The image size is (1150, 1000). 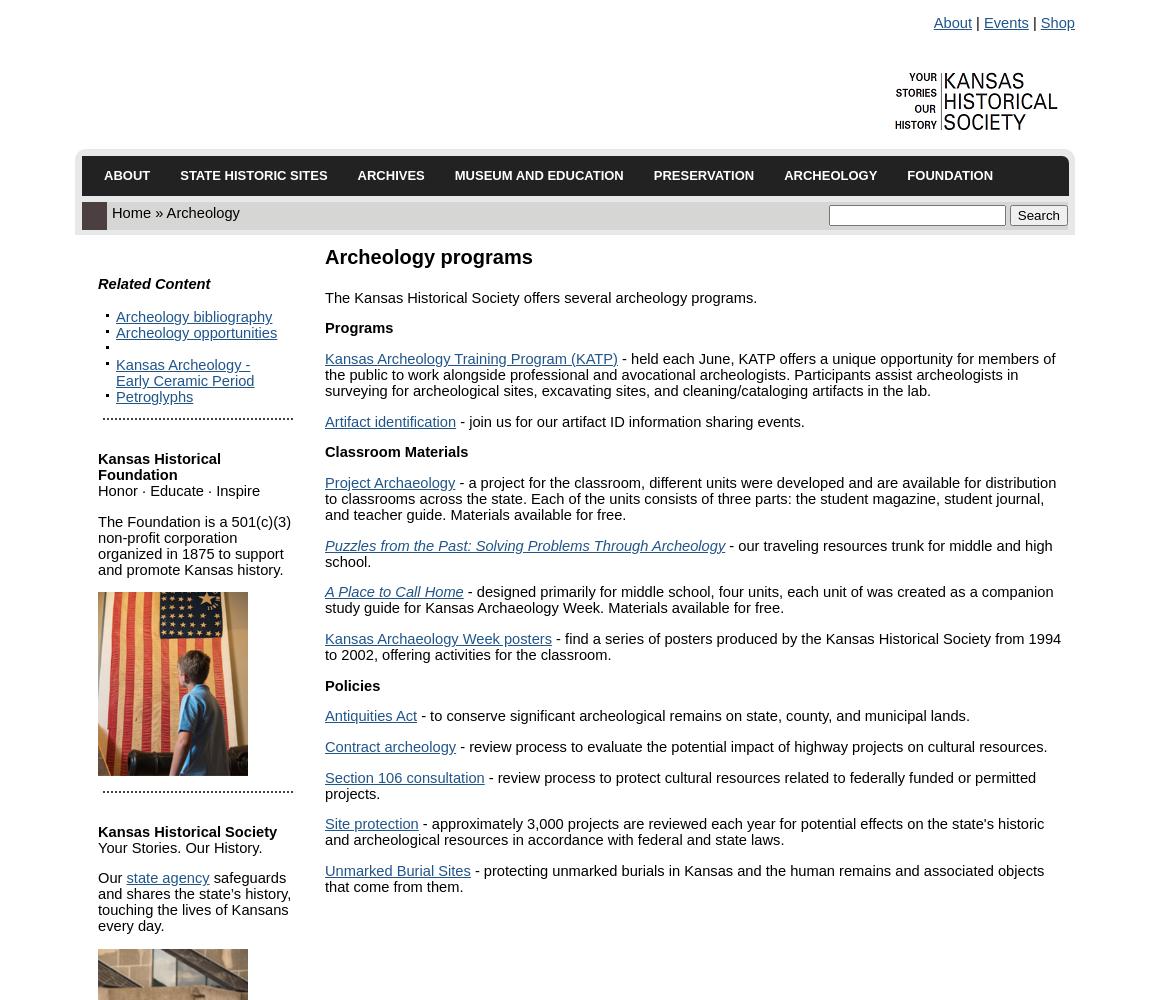 What do you see at coordinates (352, 685) in the screenshot?
I see `'Policies'` at bounding box center [352, 685].